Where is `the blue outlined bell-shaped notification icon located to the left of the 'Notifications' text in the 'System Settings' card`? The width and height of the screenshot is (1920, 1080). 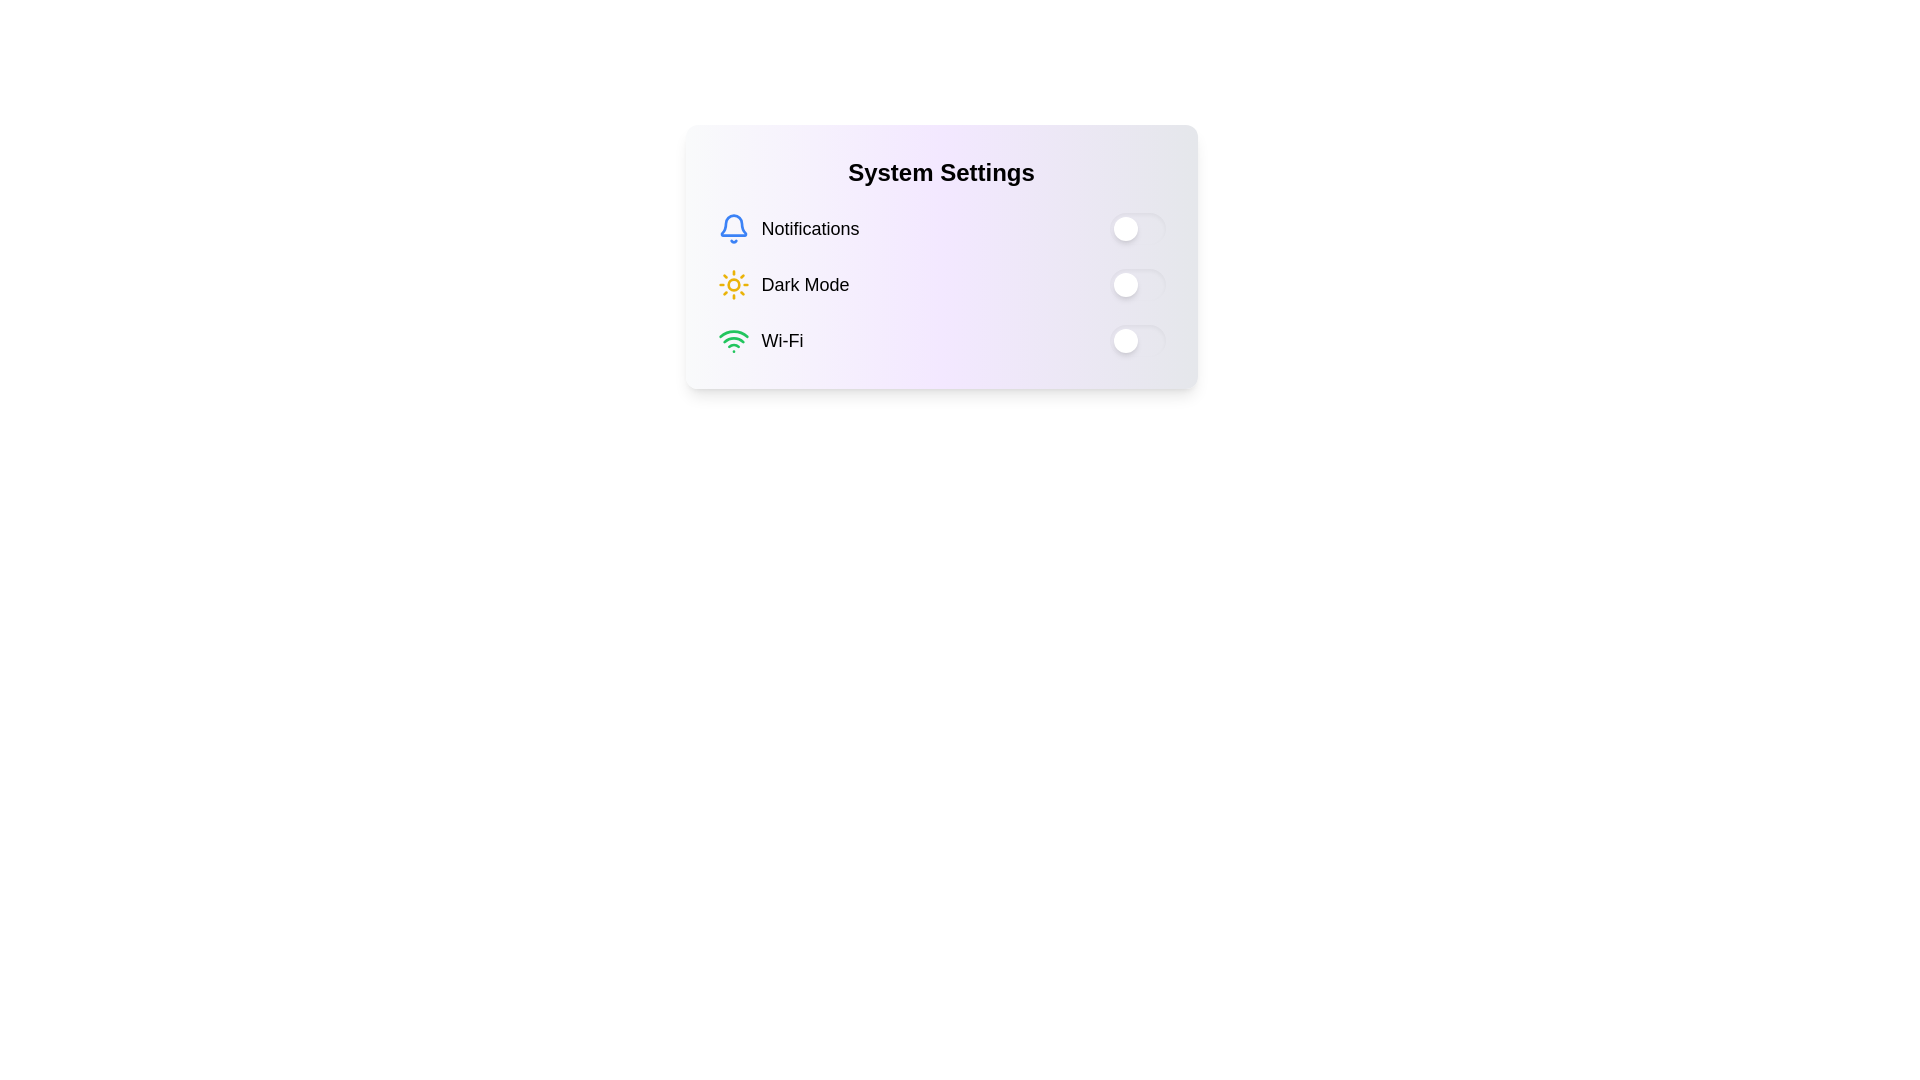
the blue outlined bell-shaped notification icon located to the left of the 'Notifications' text in the 'System Settings' card is located at coordinates (732, 225).